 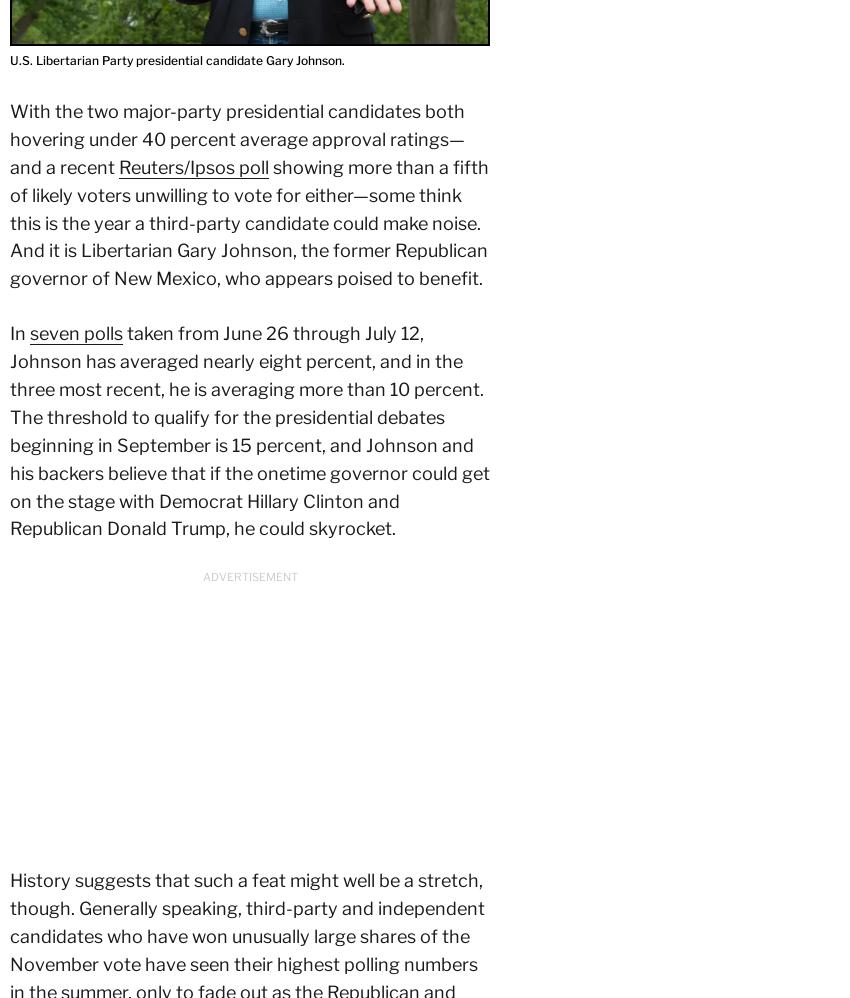 I want to click on 'RSS Feeds', so click(x=463, y=962).